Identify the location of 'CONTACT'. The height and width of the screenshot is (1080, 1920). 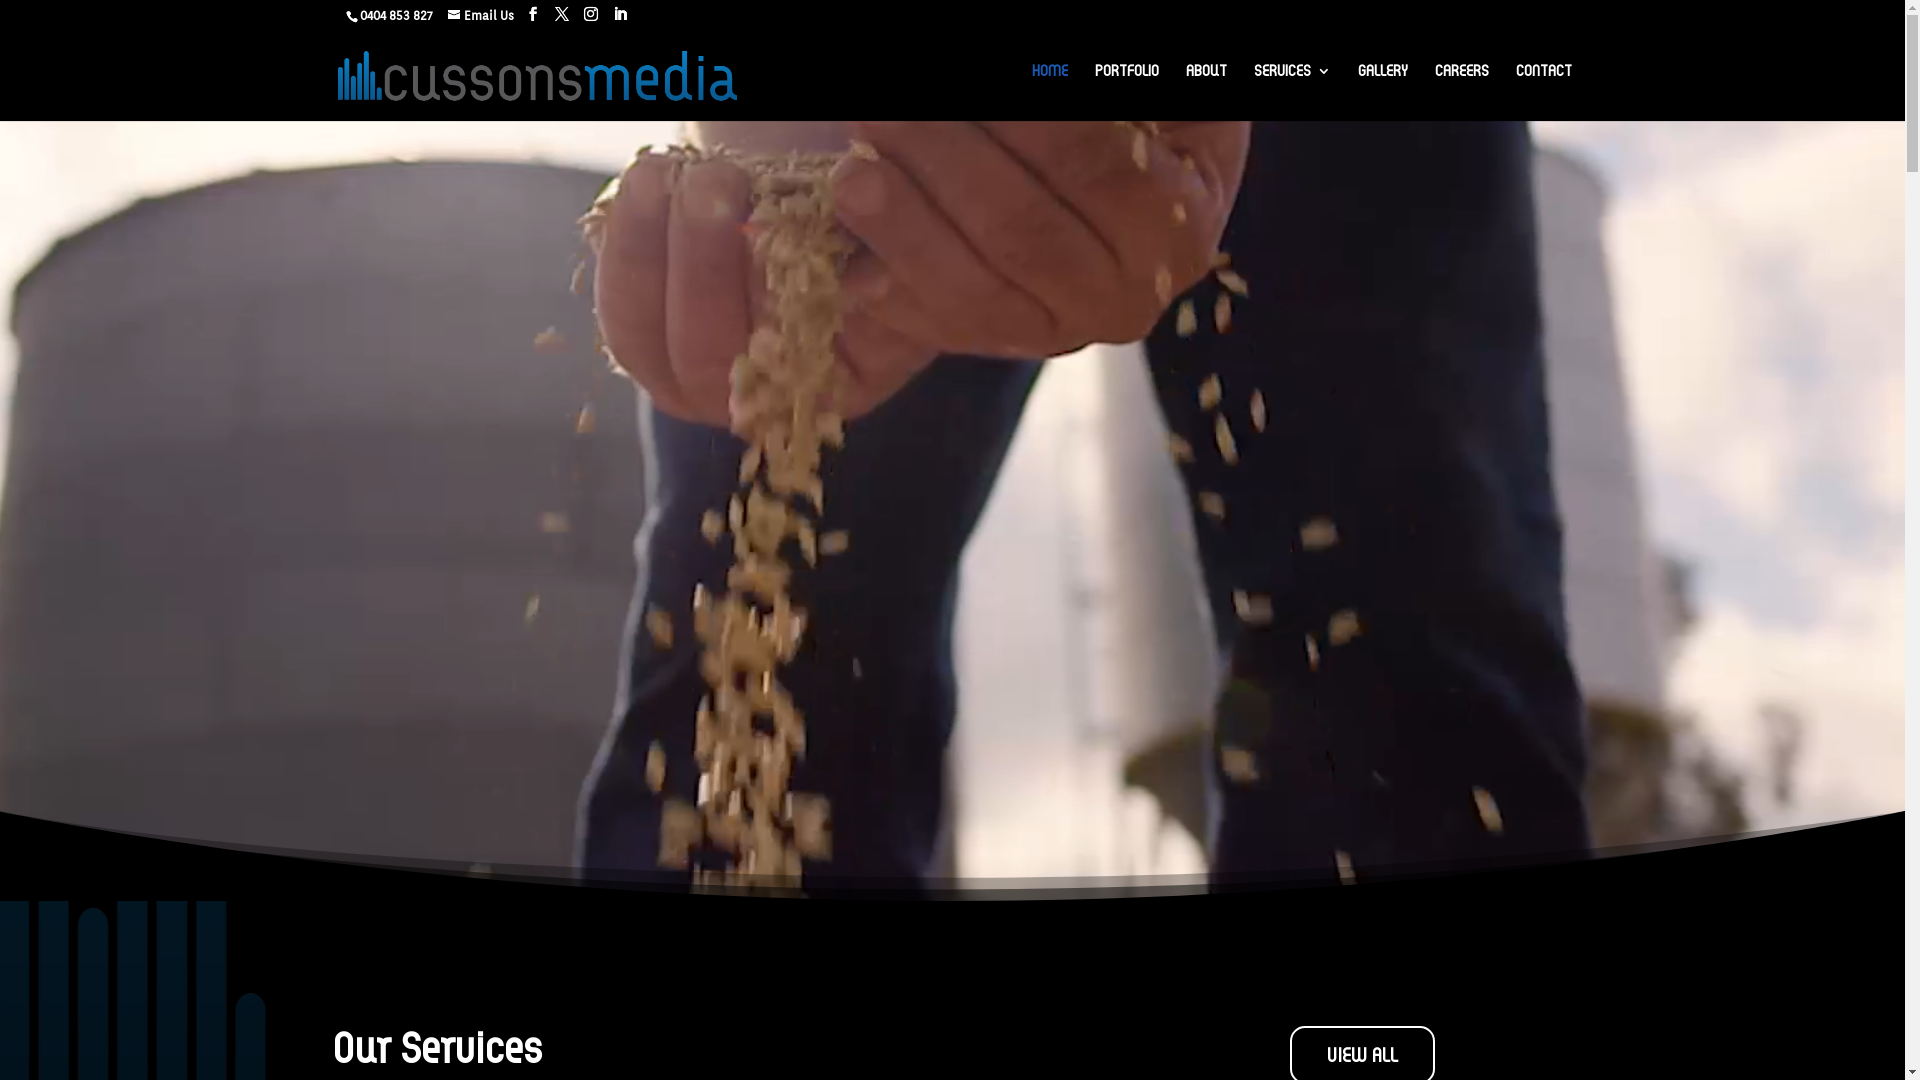
(1543, 86).